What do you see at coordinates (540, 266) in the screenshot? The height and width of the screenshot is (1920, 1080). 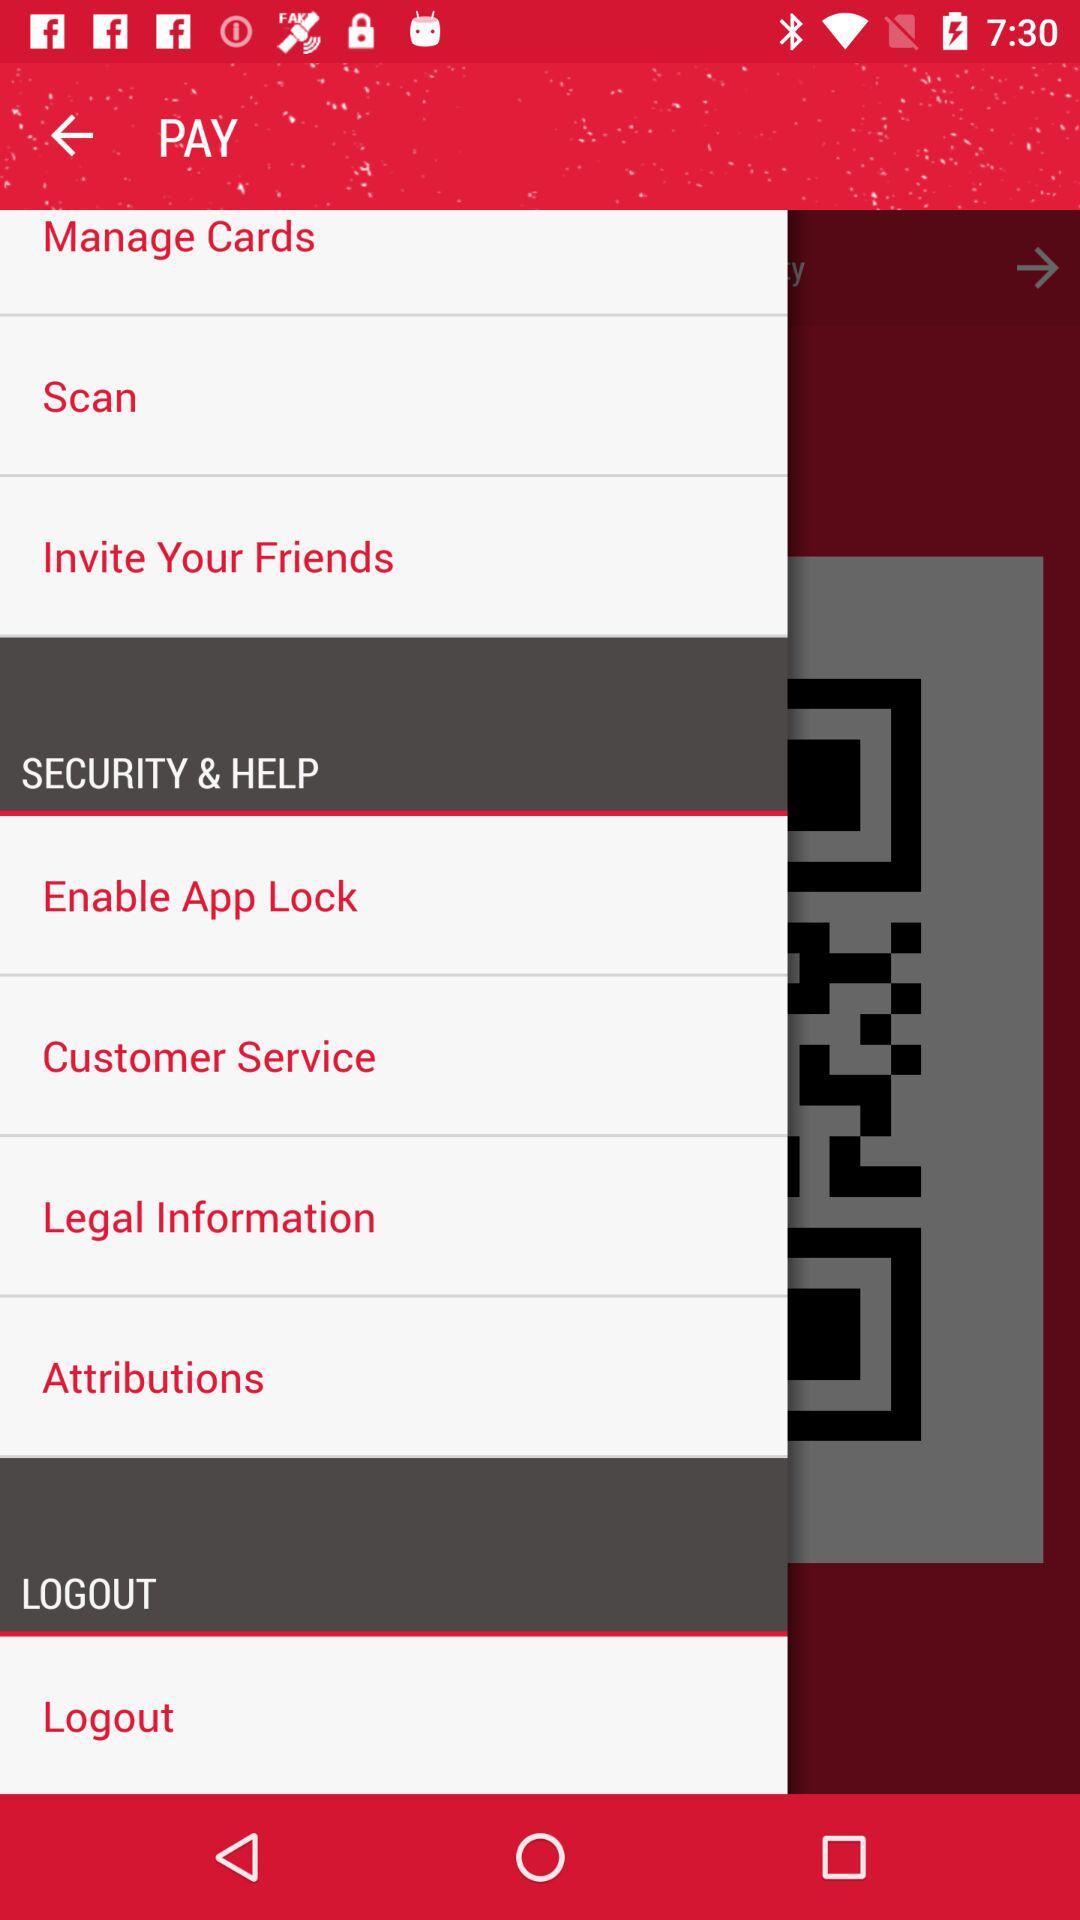 I see `the please add a icon` at bounding box center [540, 266].